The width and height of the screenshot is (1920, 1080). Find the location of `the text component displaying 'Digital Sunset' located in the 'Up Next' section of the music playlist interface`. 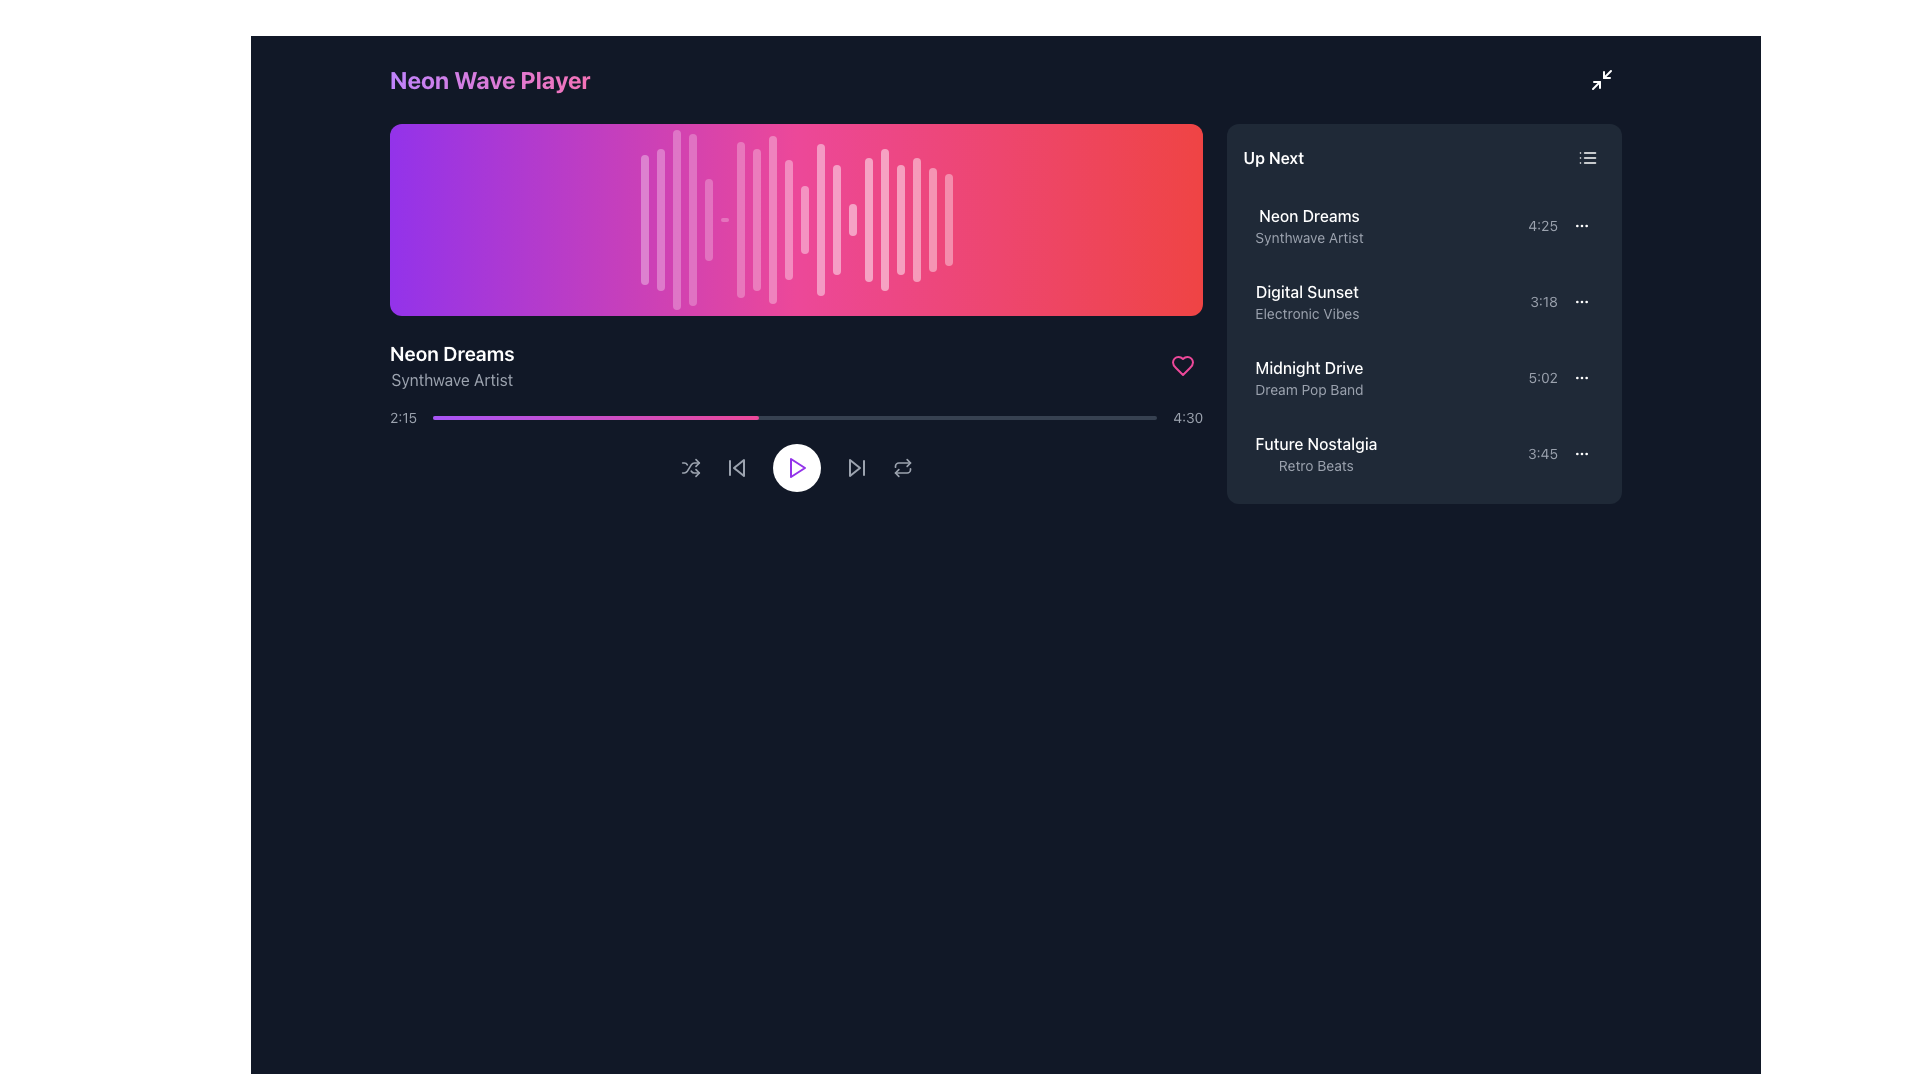

the text component displaying 'Digital Sunset' located in the 'Up Next' section of the music playlist interface is located at coordinates (1307, 292).